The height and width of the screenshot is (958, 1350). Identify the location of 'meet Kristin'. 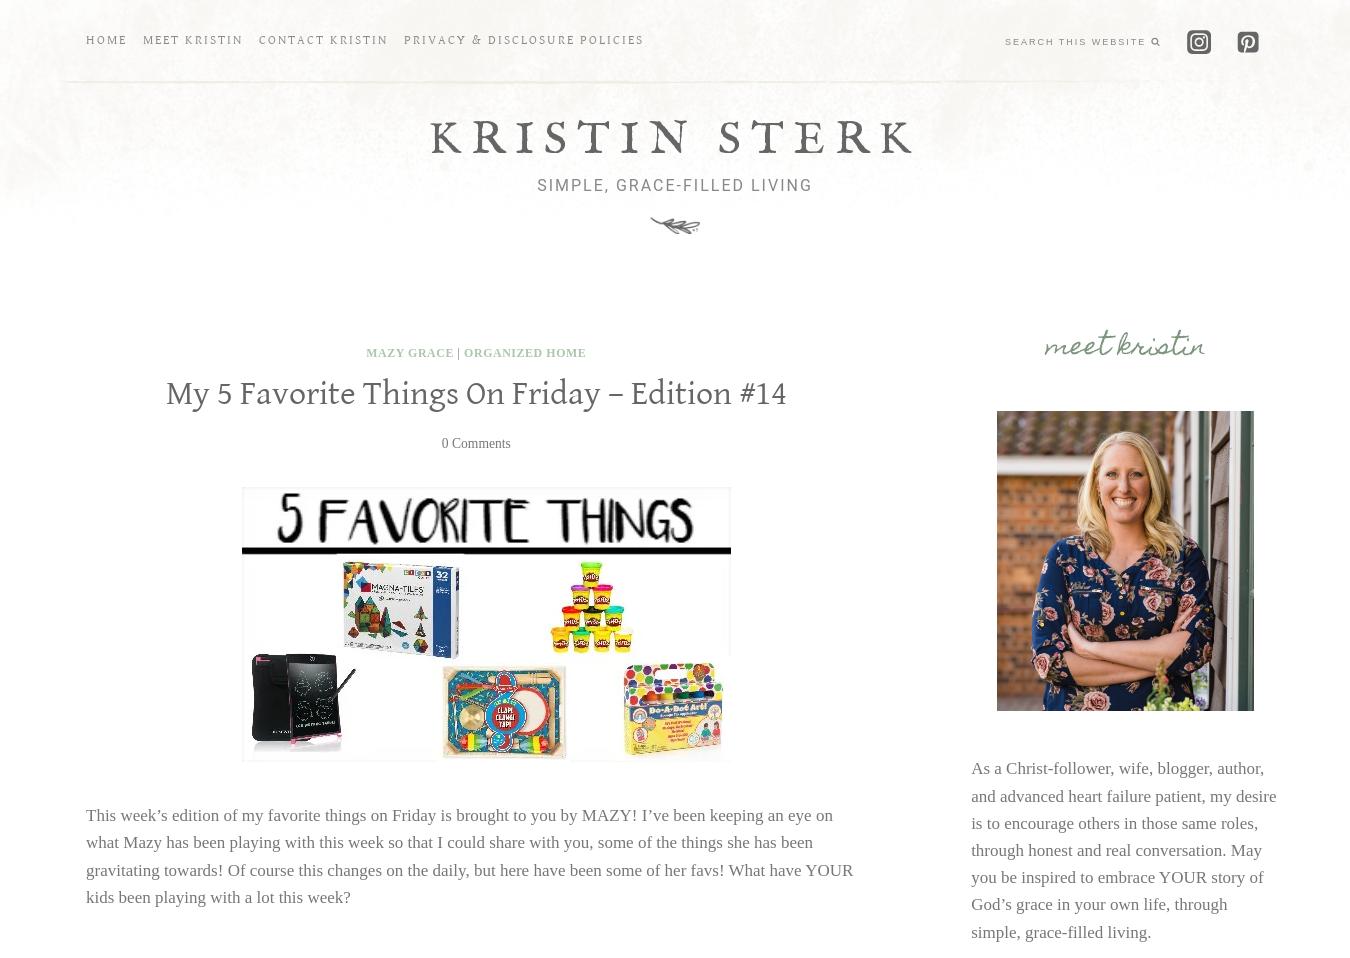
(1124, 346).